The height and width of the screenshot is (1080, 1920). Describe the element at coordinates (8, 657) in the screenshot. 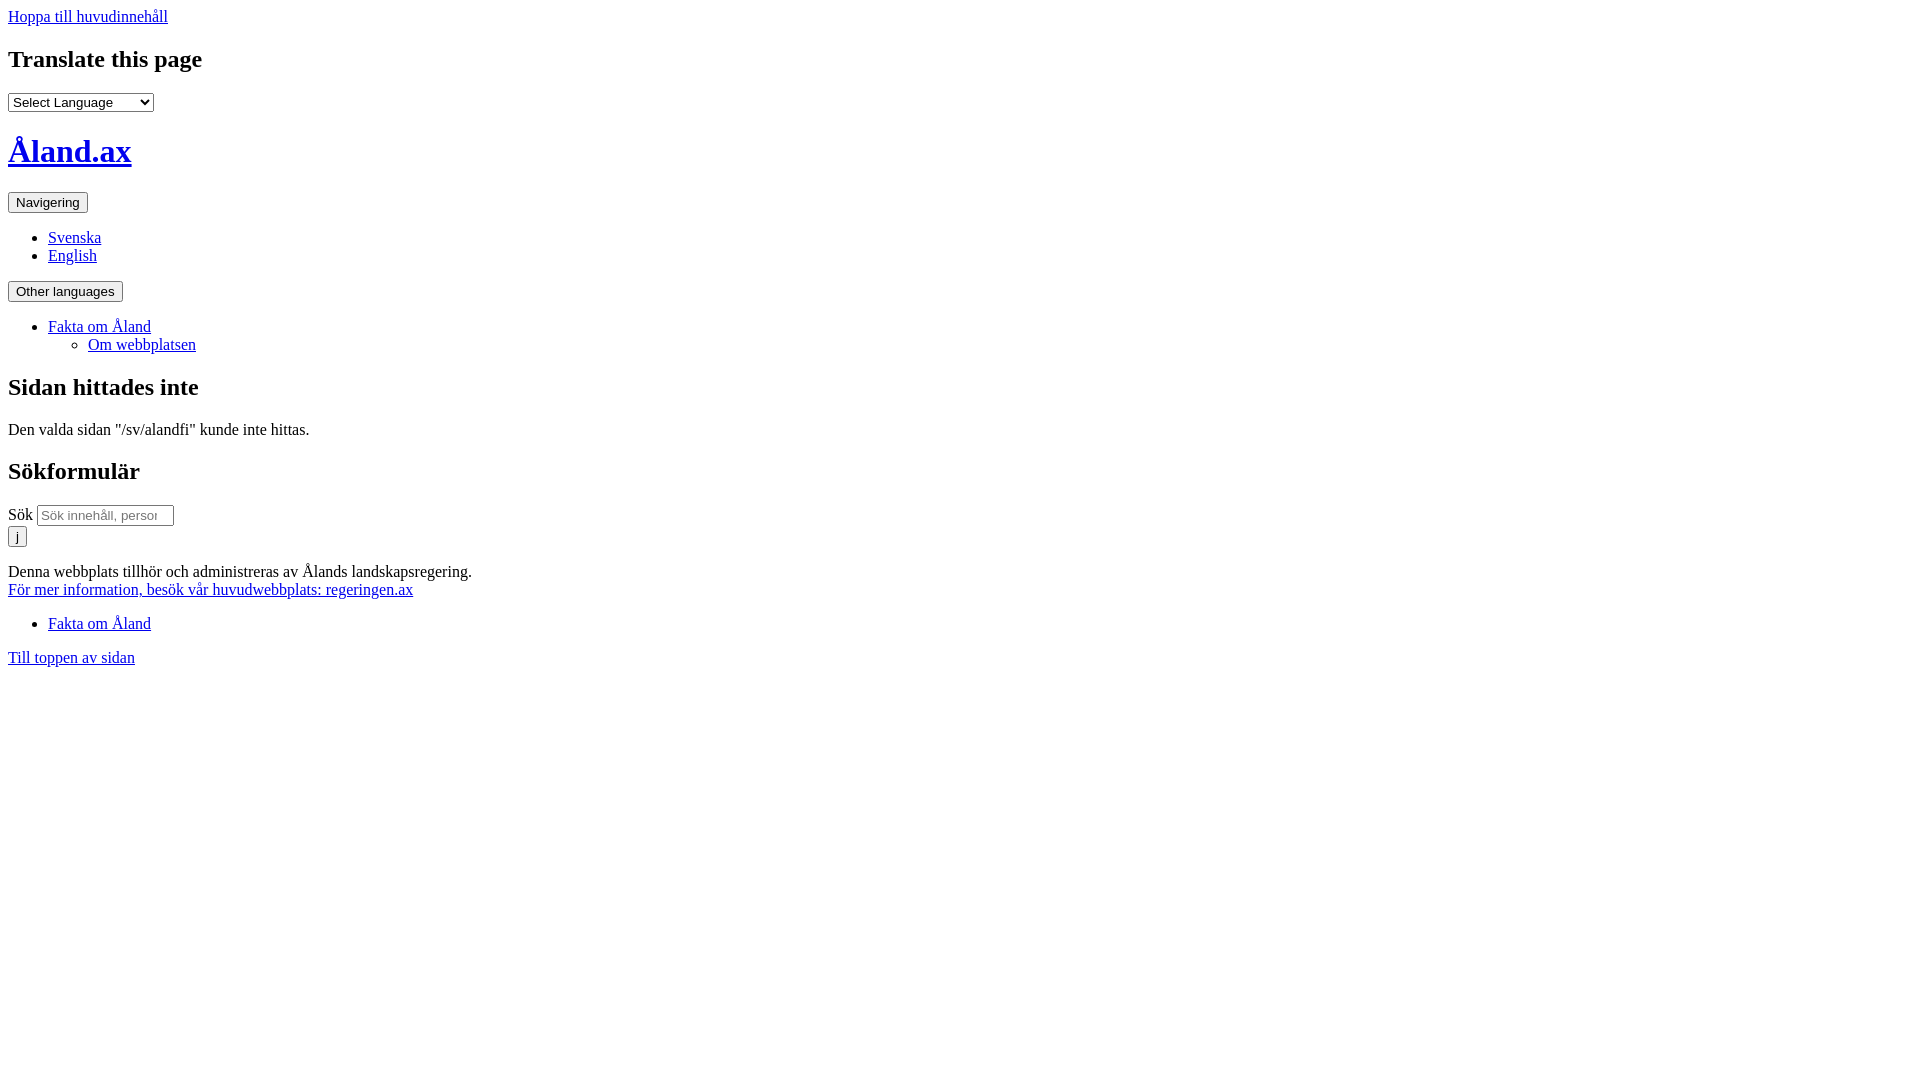

I see `'Till toppen av sidan'` at that location.